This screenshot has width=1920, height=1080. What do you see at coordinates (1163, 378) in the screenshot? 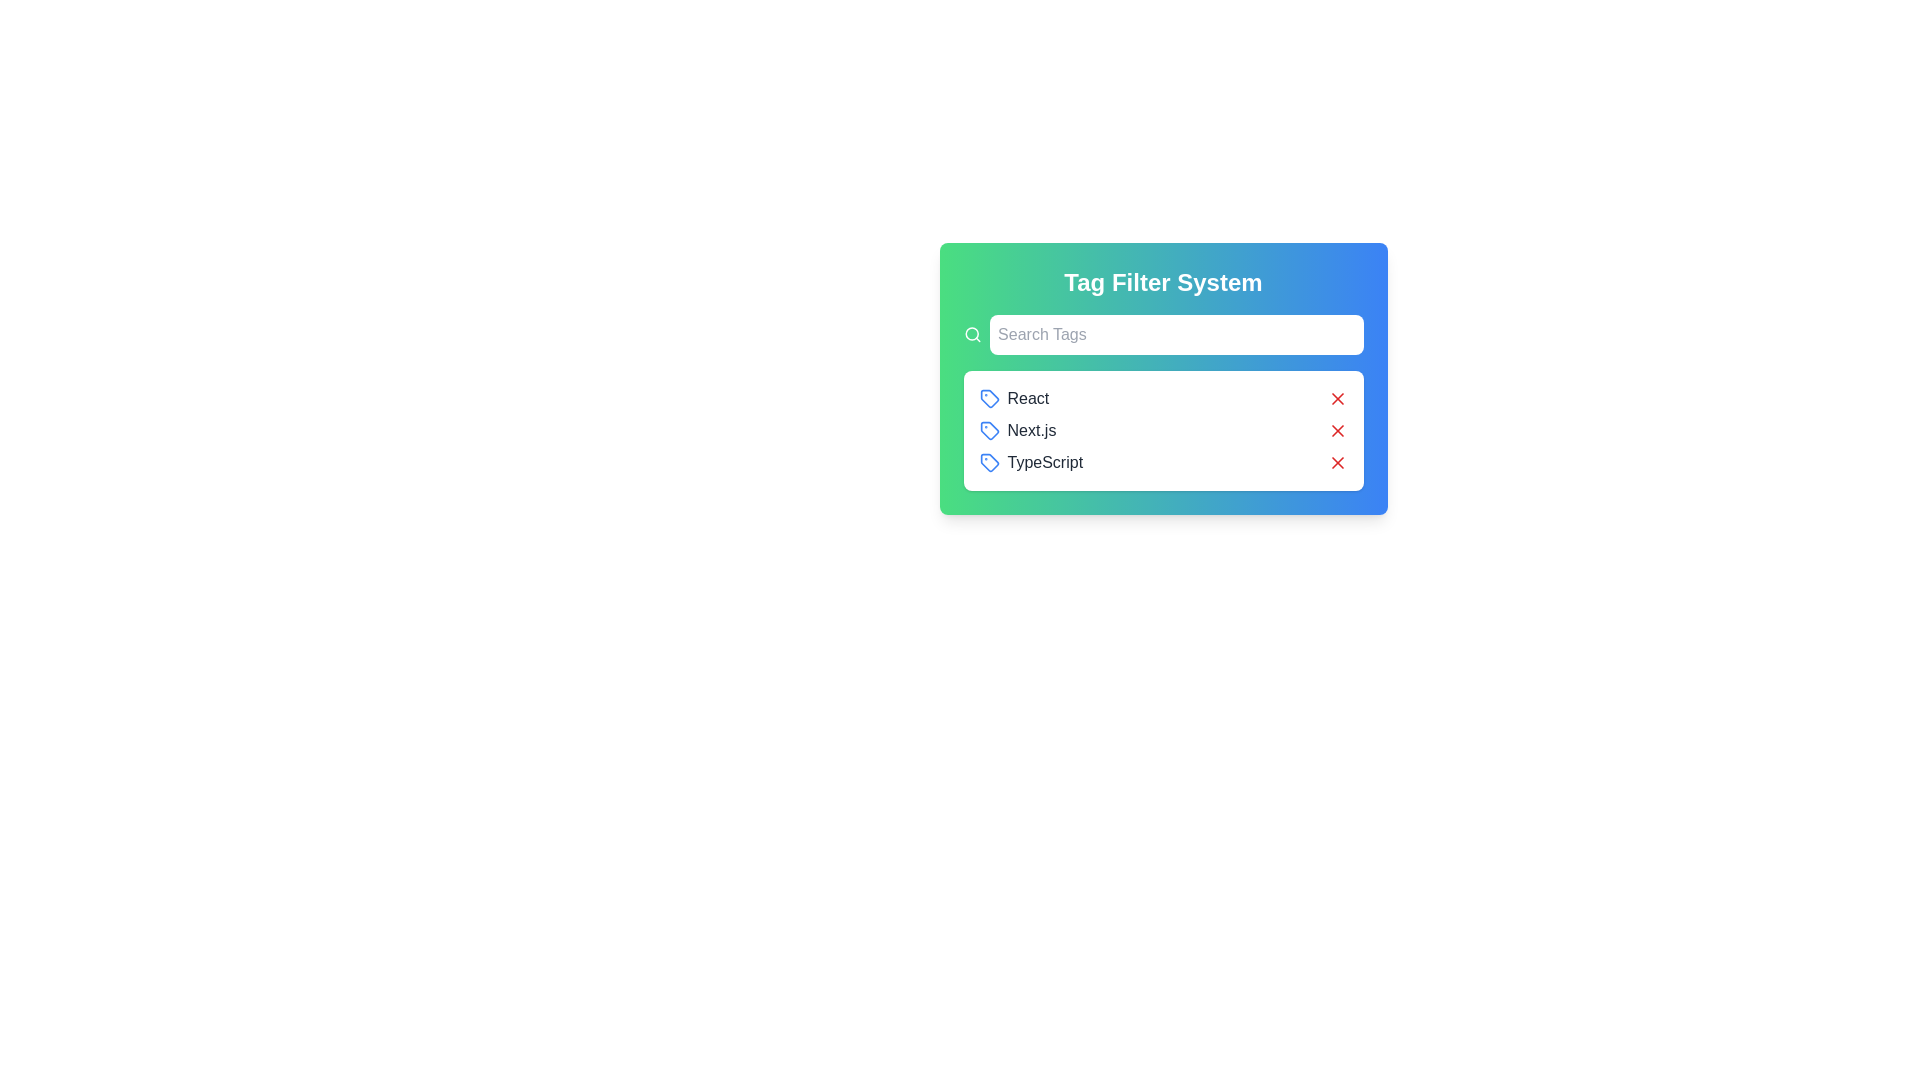
I see `the tag list of the 'Tag Filter System' element which includes tags labeled 'React,' 'Next.js,' and 'TypeScript.'` at bounding box center [1163, 378].